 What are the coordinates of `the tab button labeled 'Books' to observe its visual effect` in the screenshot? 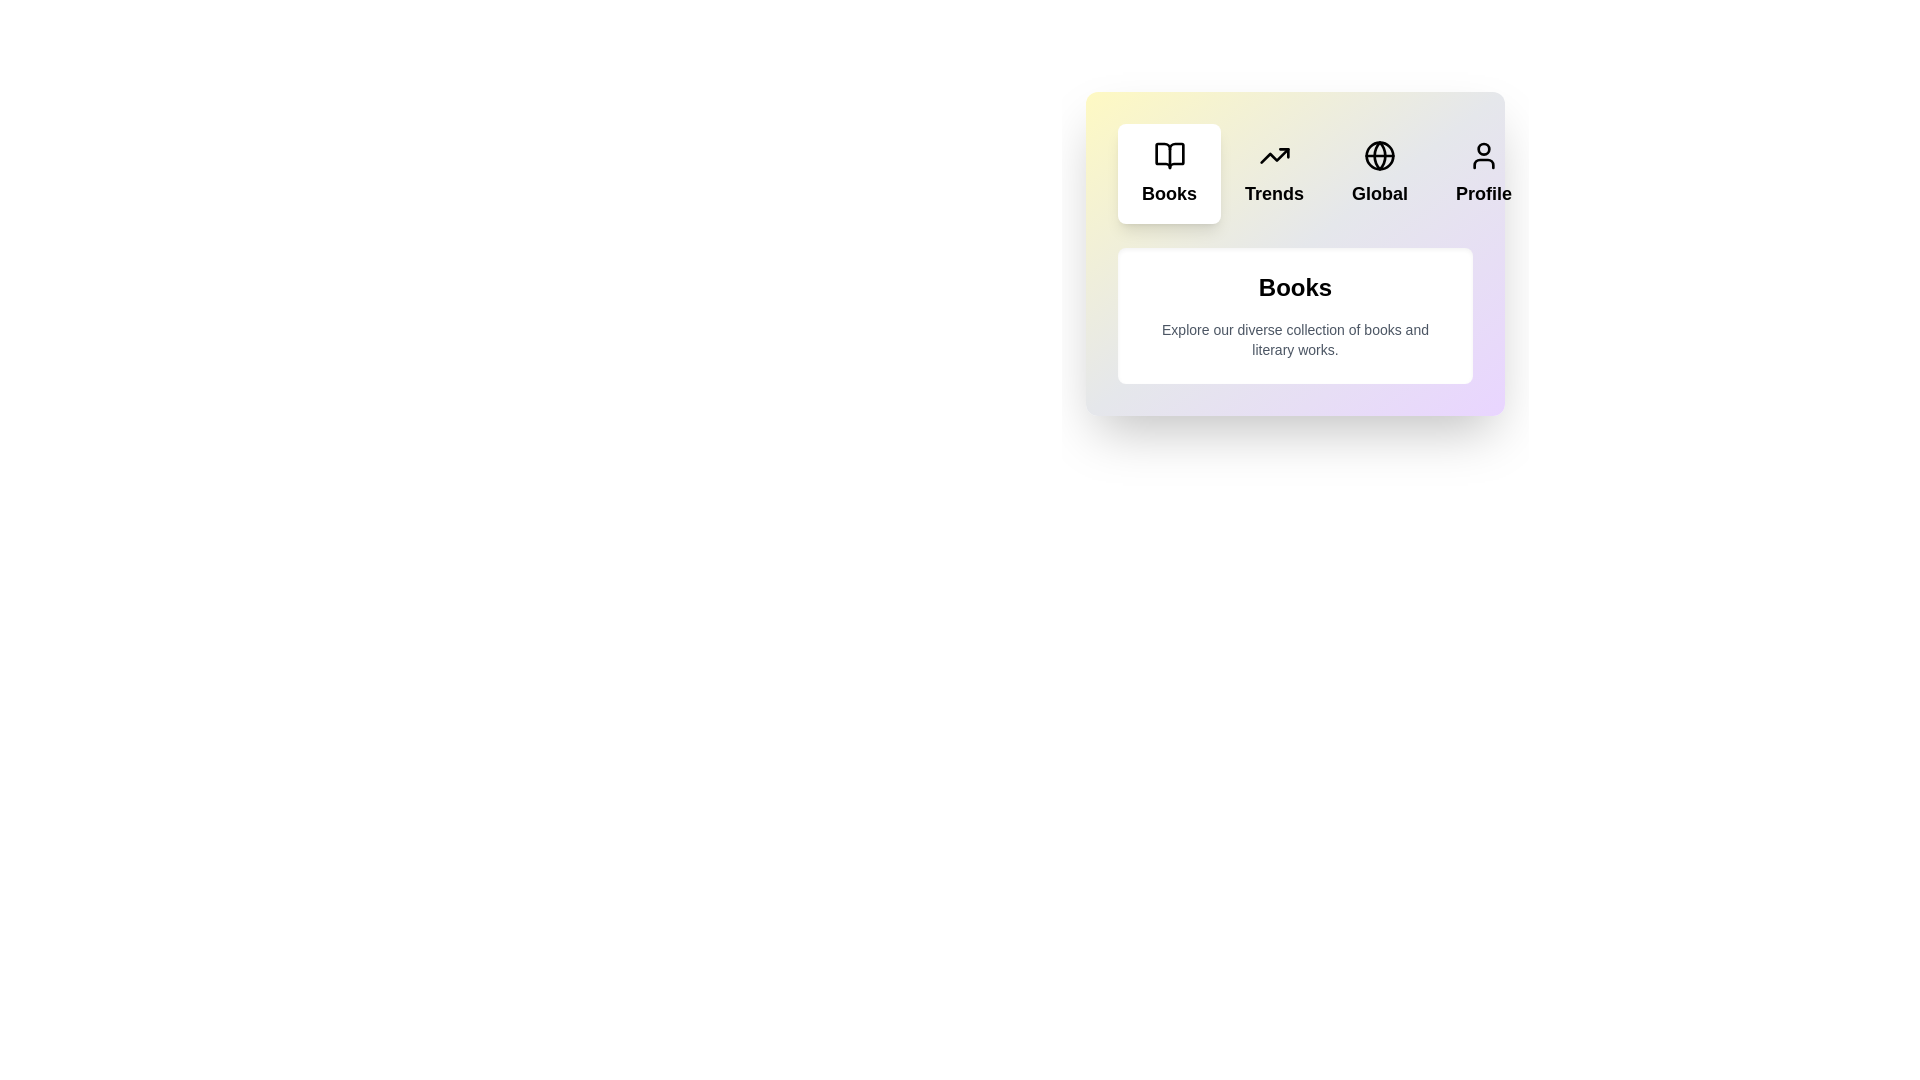 It's located at (1169, 172).